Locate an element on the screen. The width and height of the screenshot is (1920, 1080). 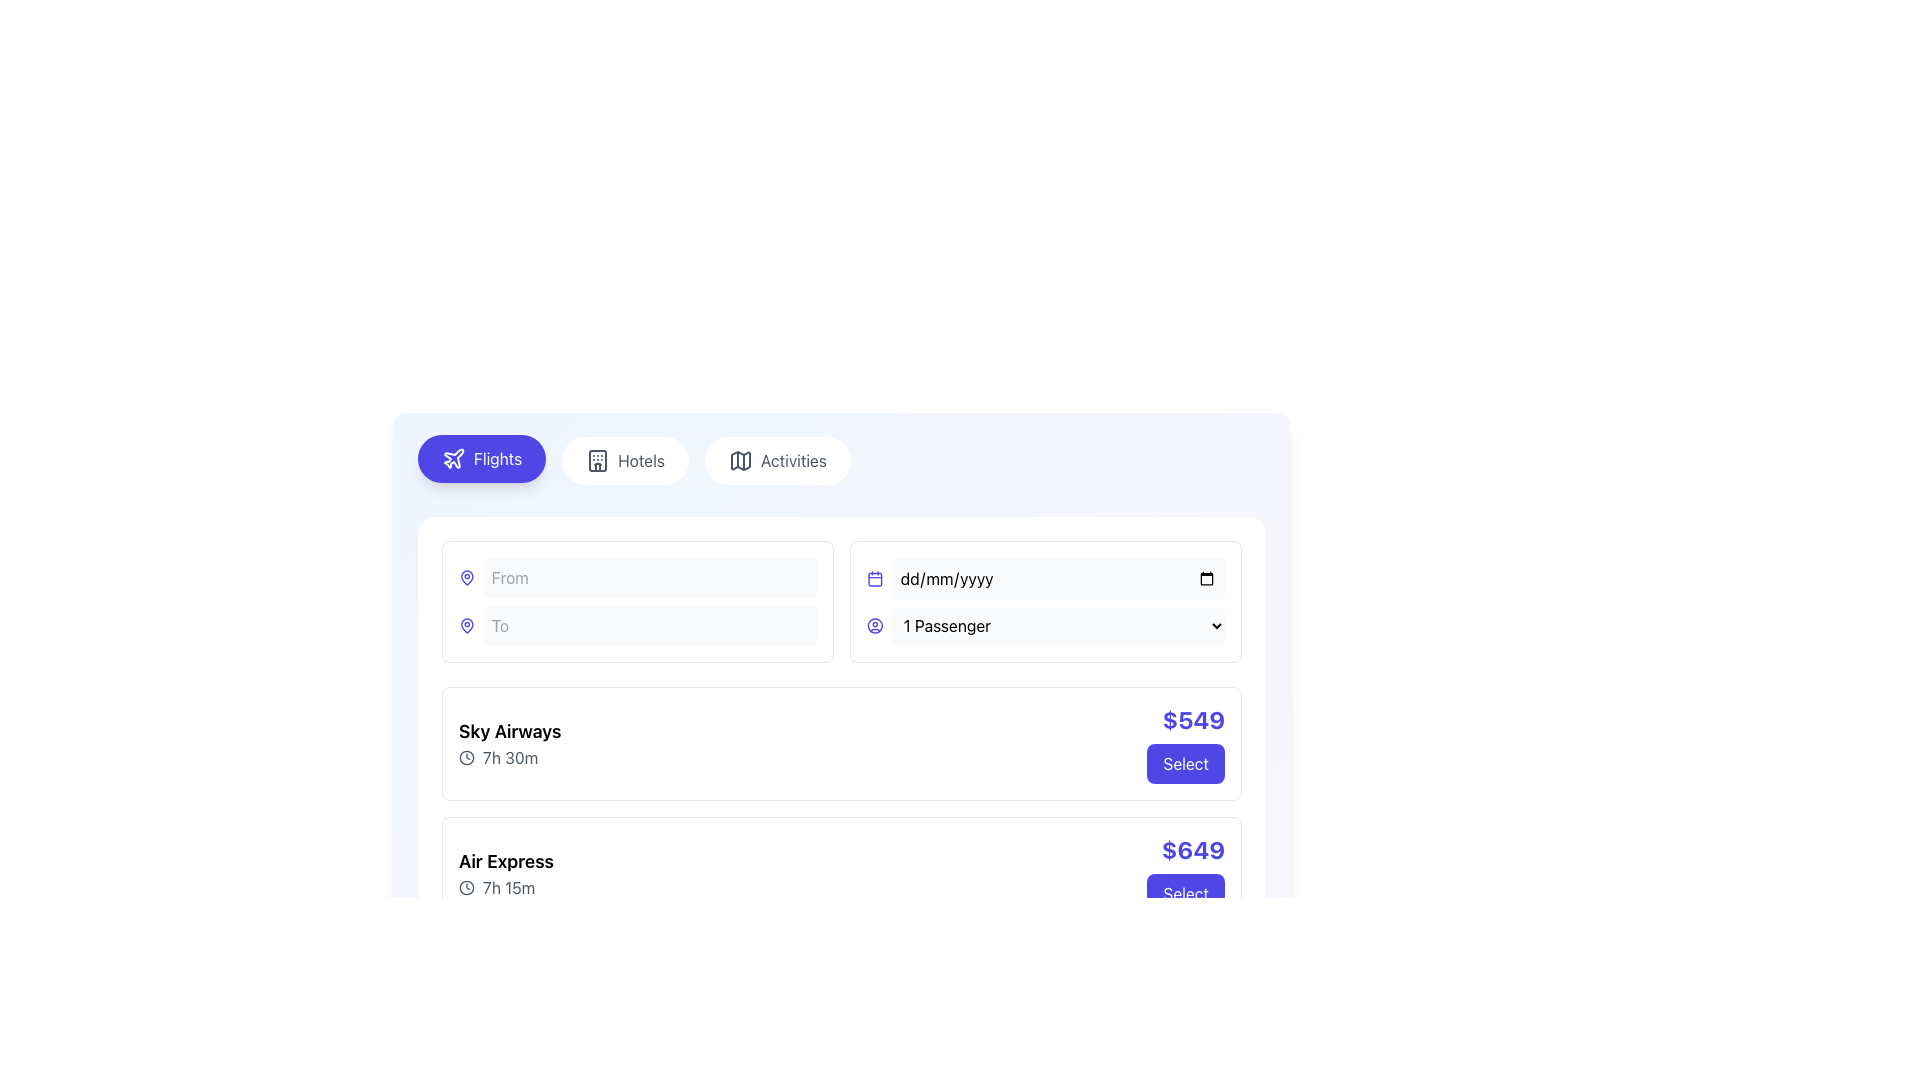
the dropdown menu for selecting the number of passengers in the booking application is located at coordinates (1056, 624).